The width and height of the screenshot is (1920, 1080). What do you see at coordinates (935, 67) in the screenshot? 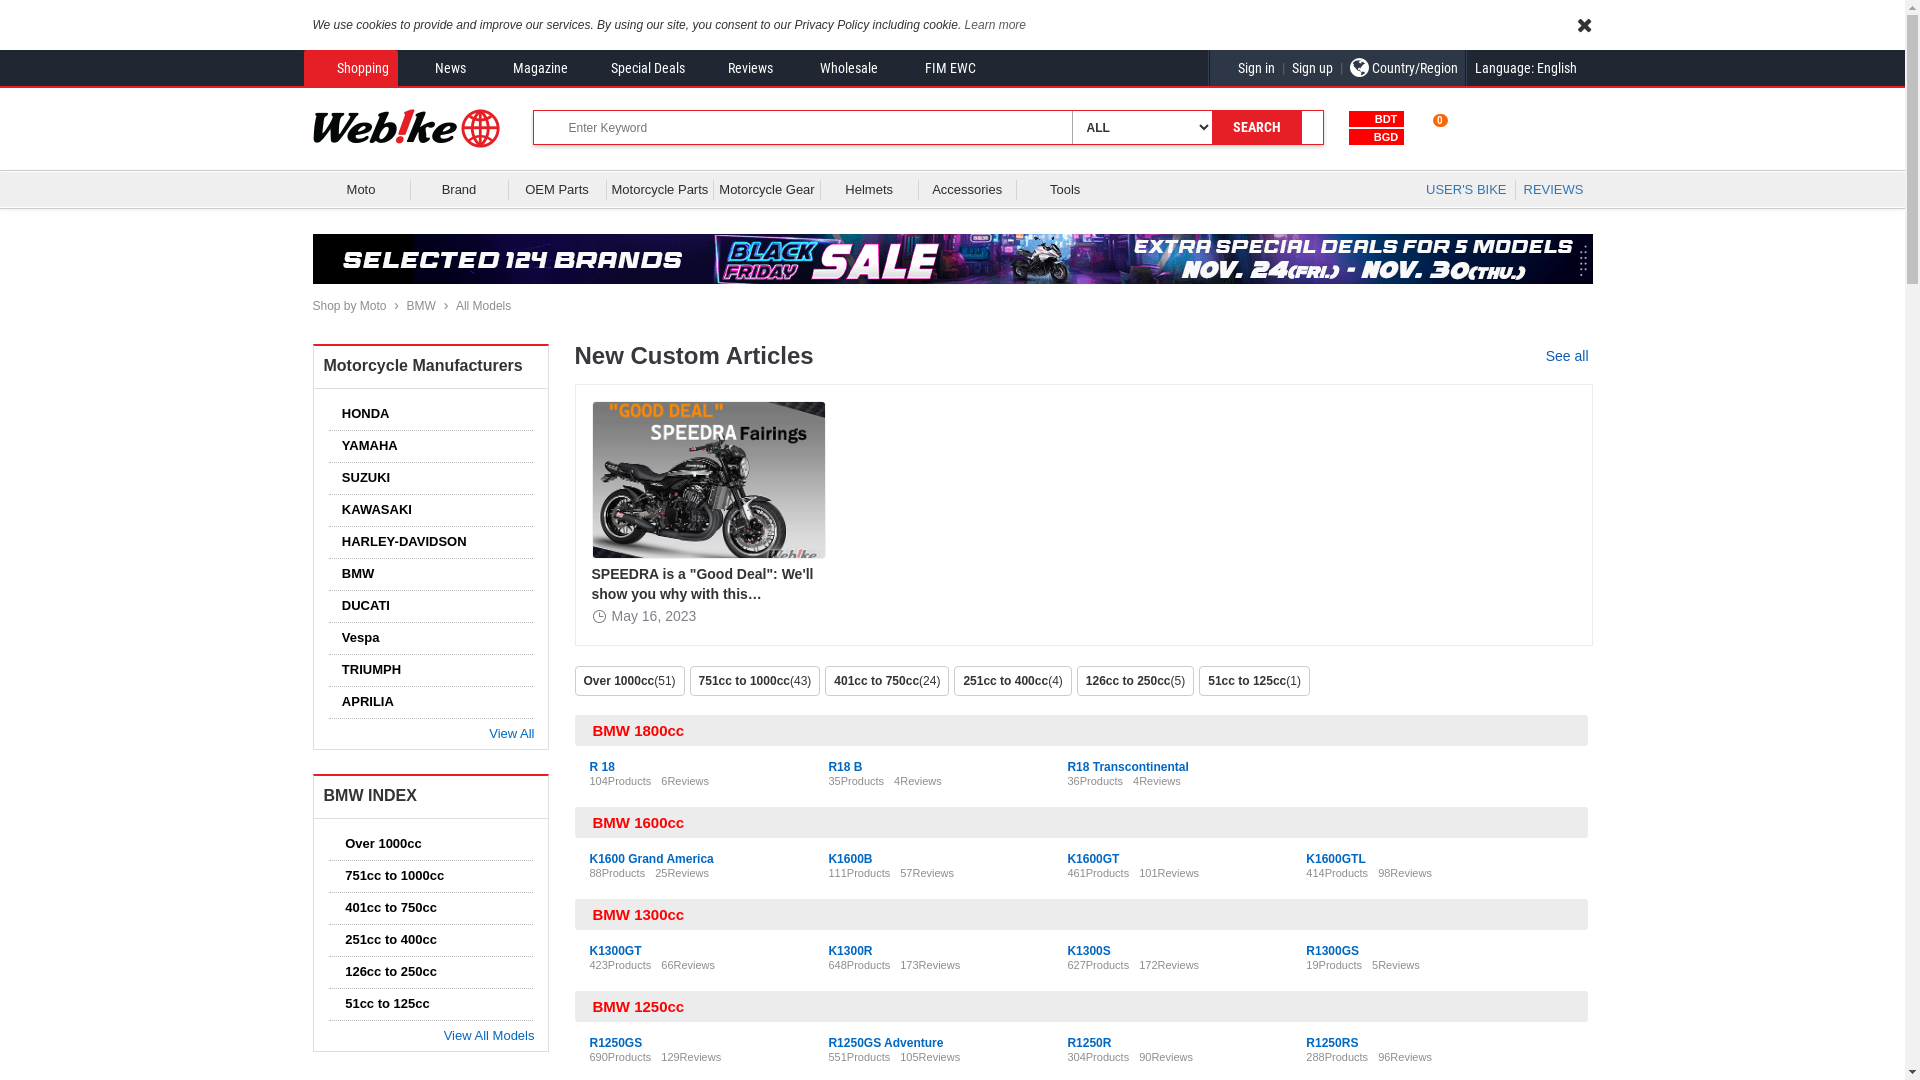
I see `'FIM EWC'` at bounding box center [935, 67].